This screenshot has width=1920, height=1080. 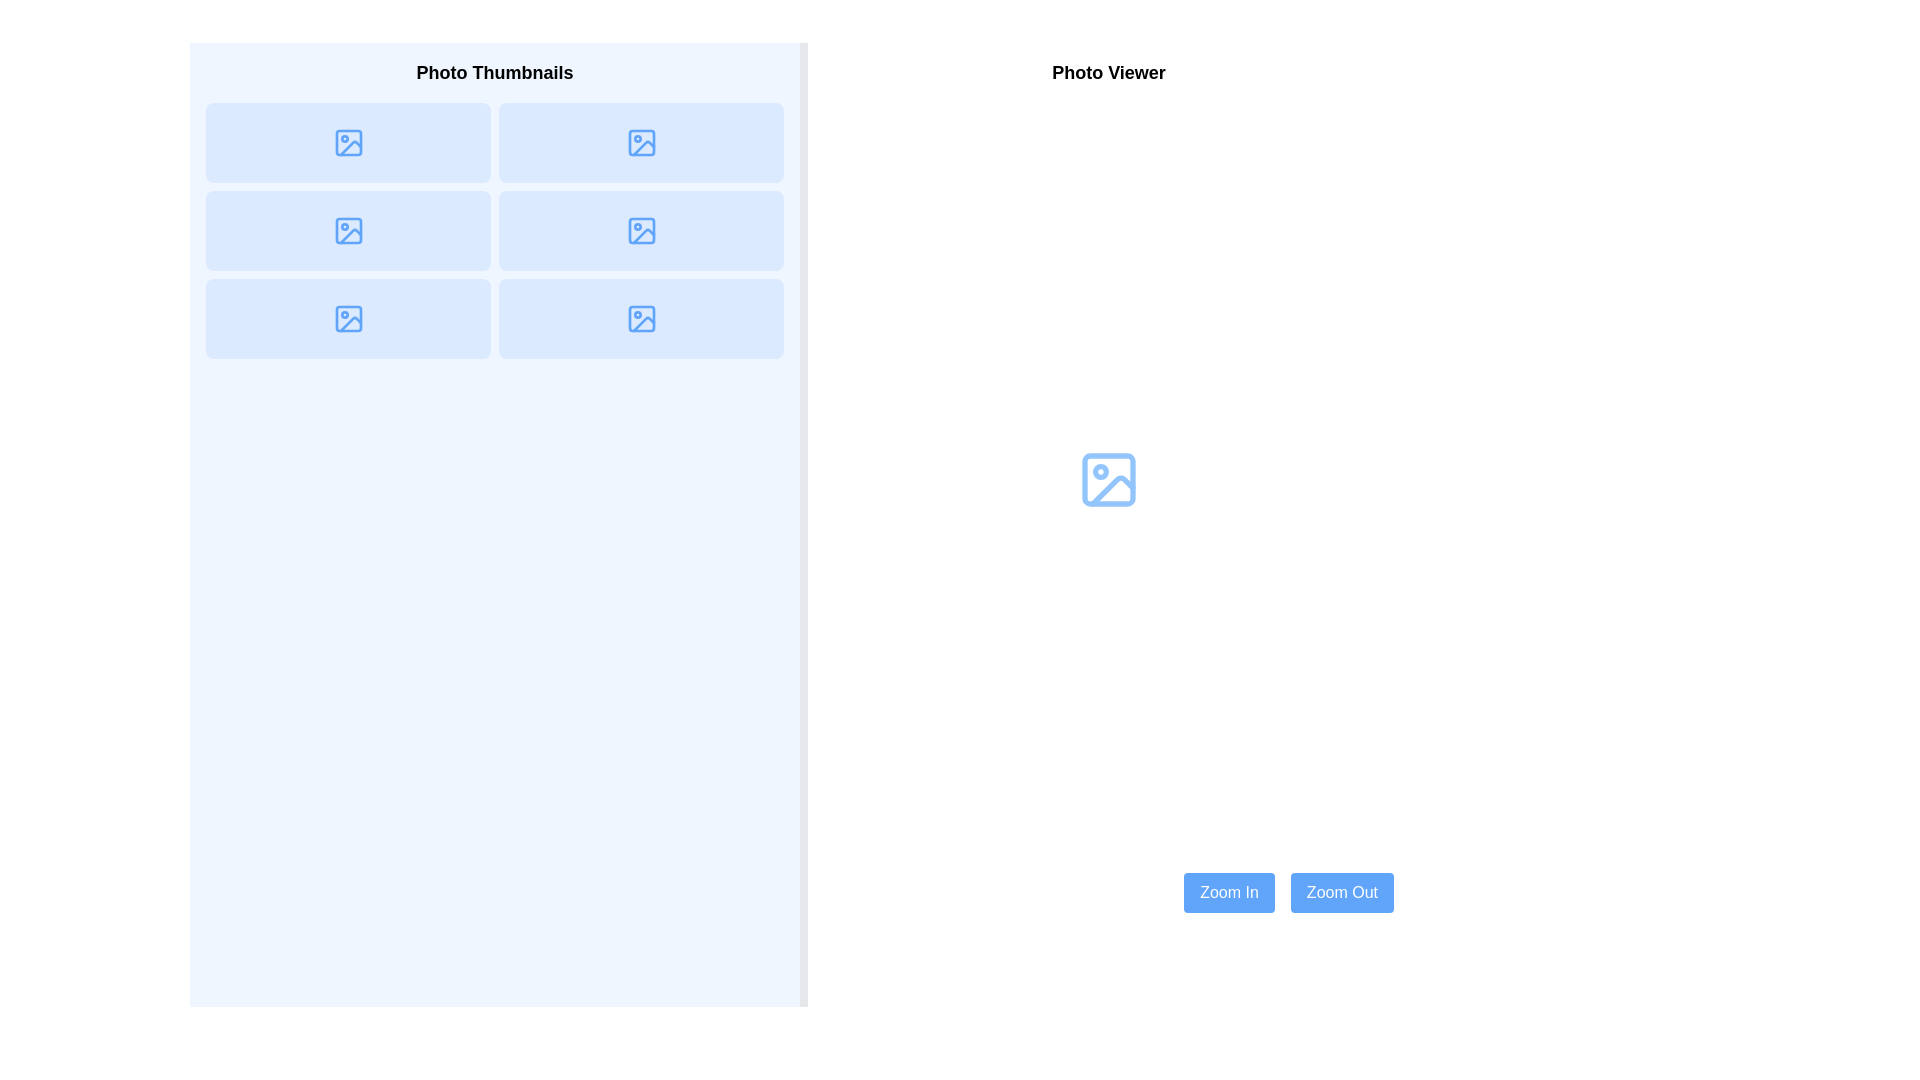 What do you see at coordinates (1107, 72) in the screenshot?
I see `the static text header that serves as a title for the photo viewing interface, which is centrally aligned and located above the main image display area and action buttons` at bounding box center [1107, 72].